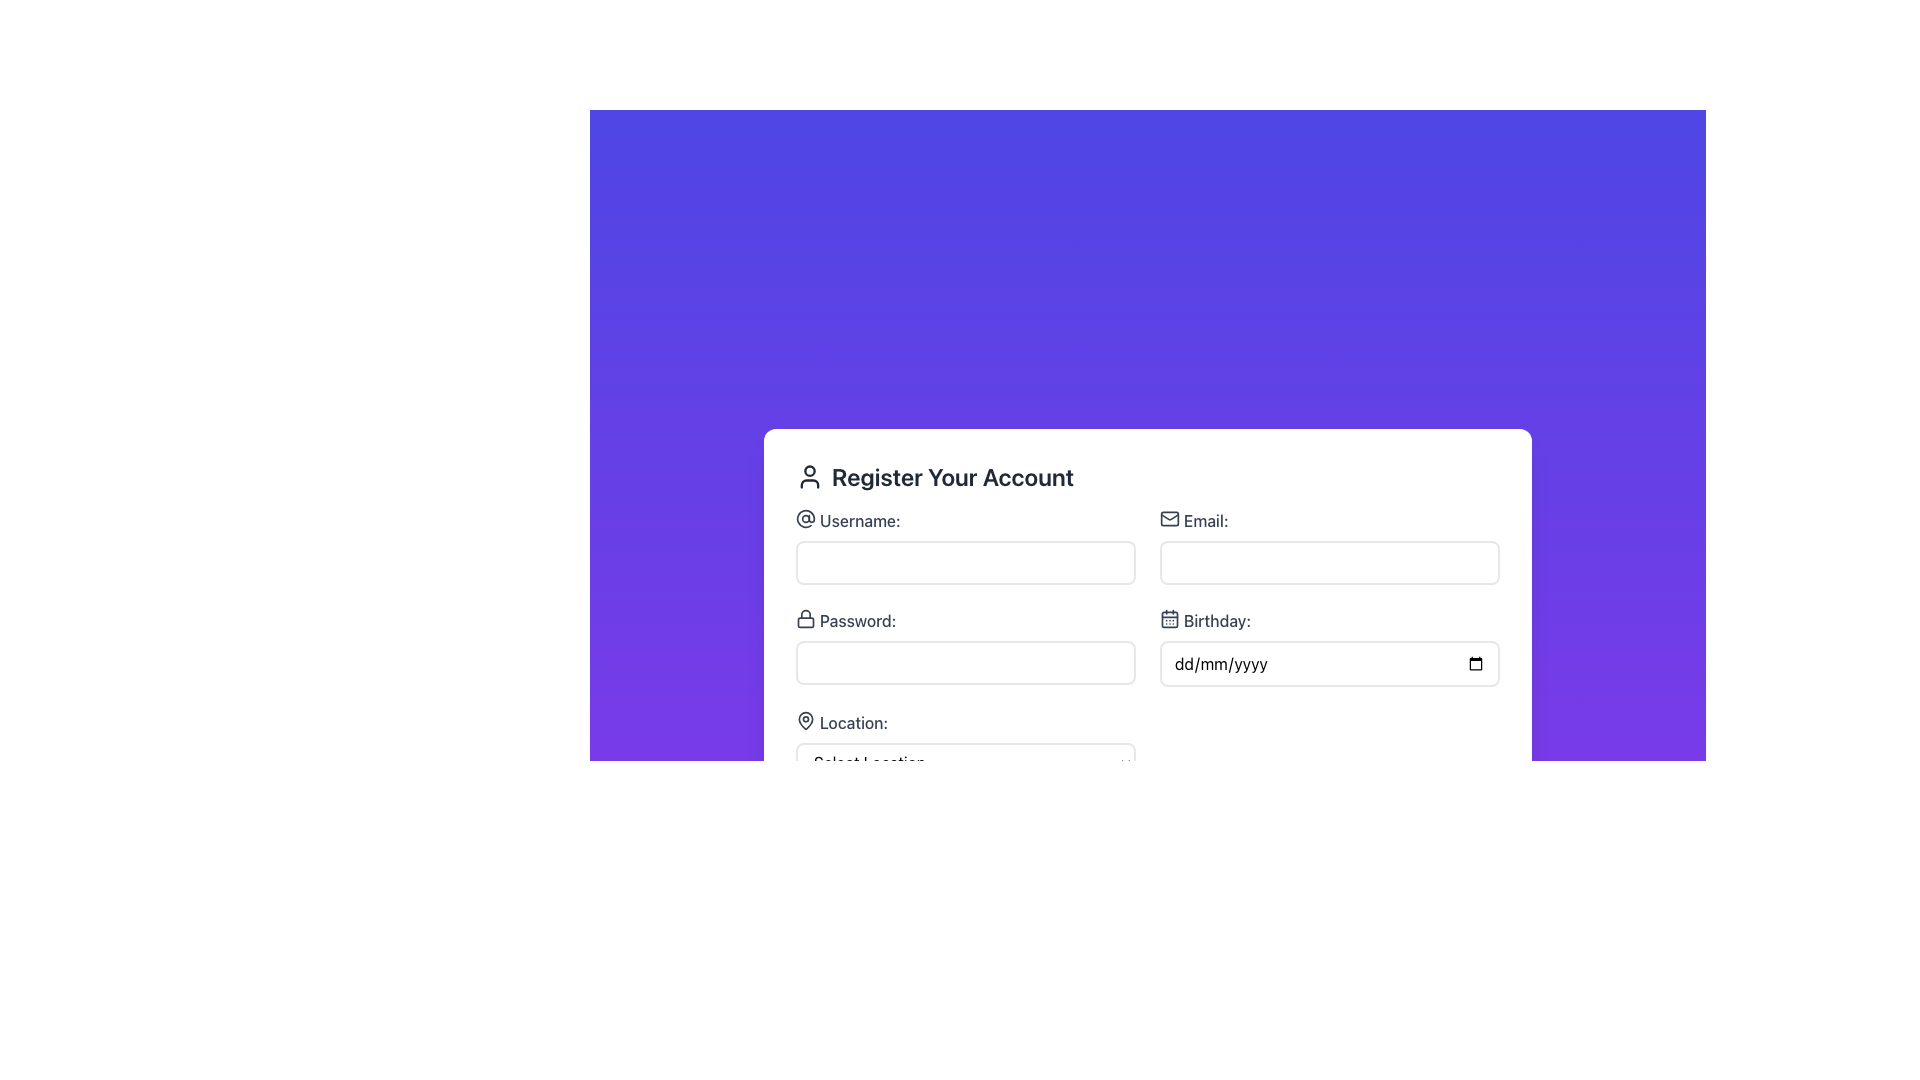 The height and width of the screenshot is (1080, 1920). I want to click on the date selection icon located to the left of the 'Birthday:' text input field, so click(1170, 617).